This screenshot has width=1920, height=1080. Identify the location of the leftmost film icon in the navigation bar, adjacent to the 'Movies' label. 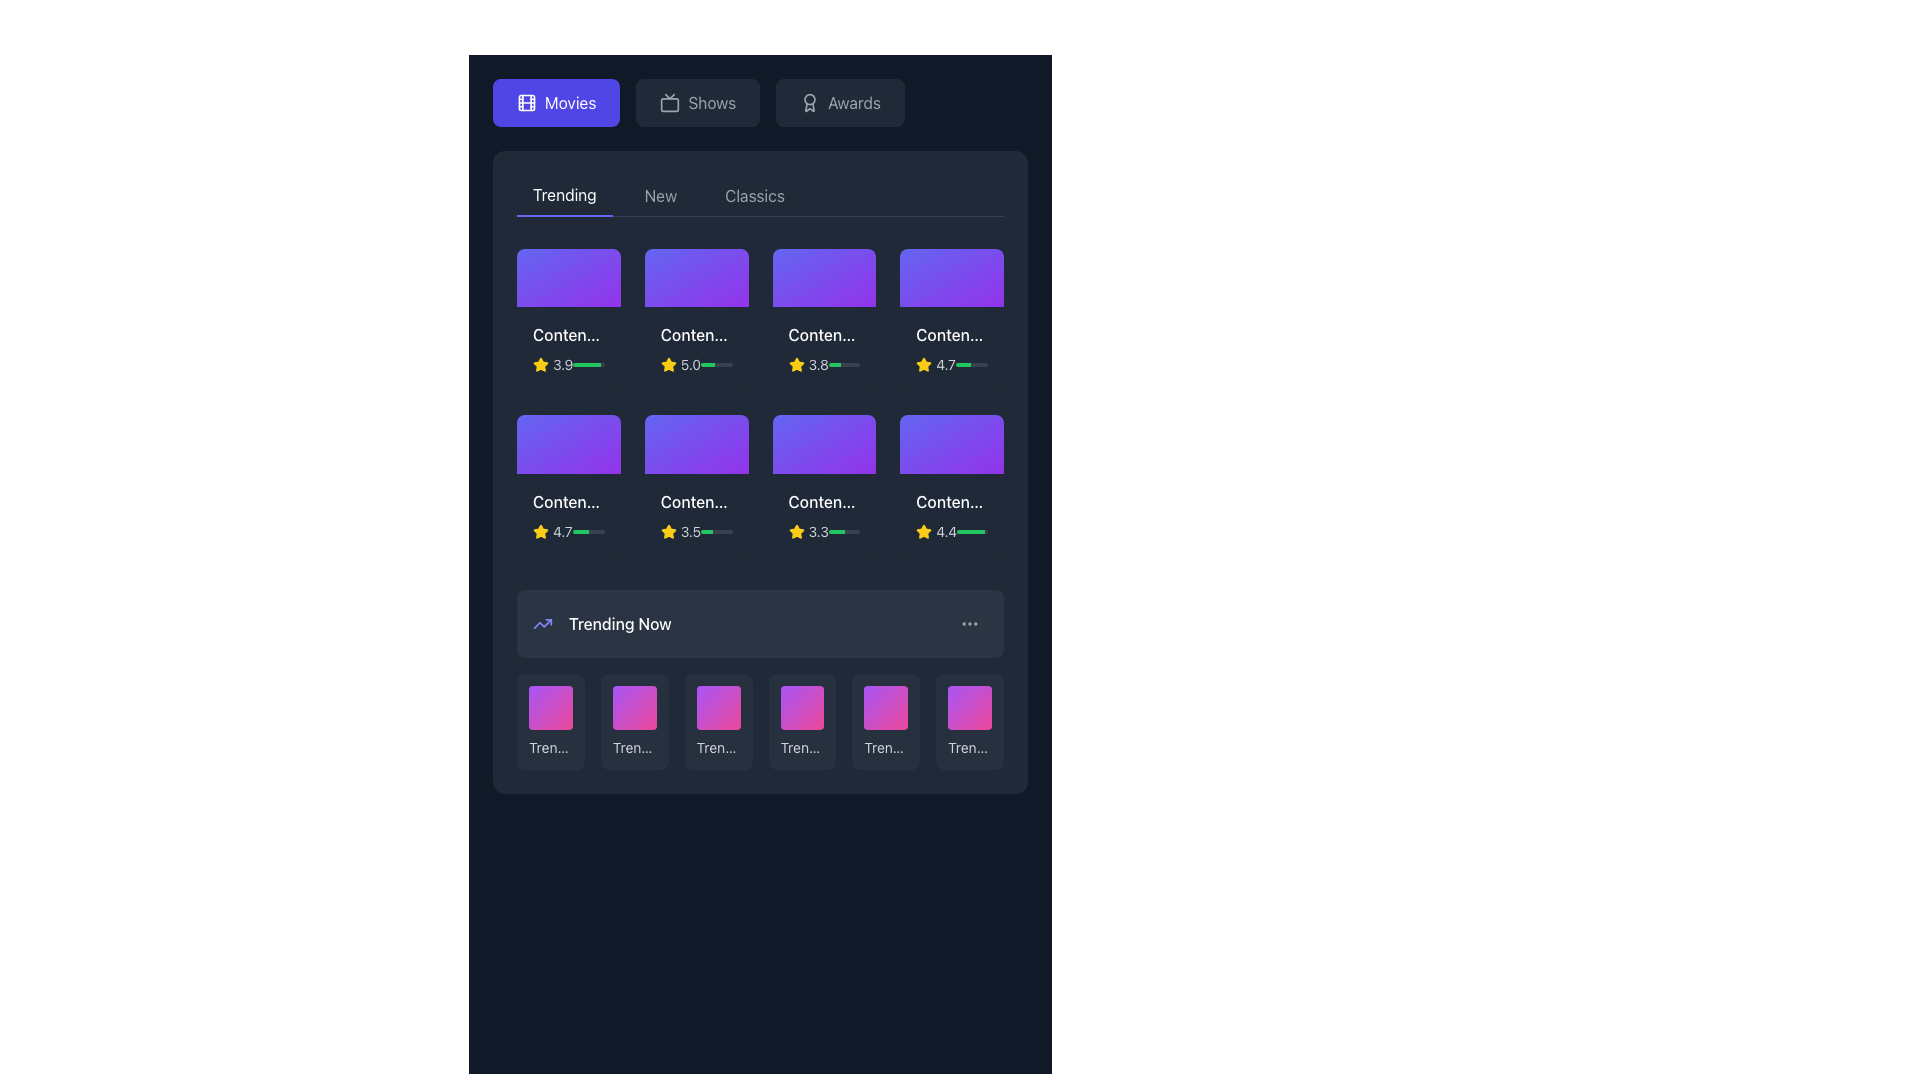
(527, 103).